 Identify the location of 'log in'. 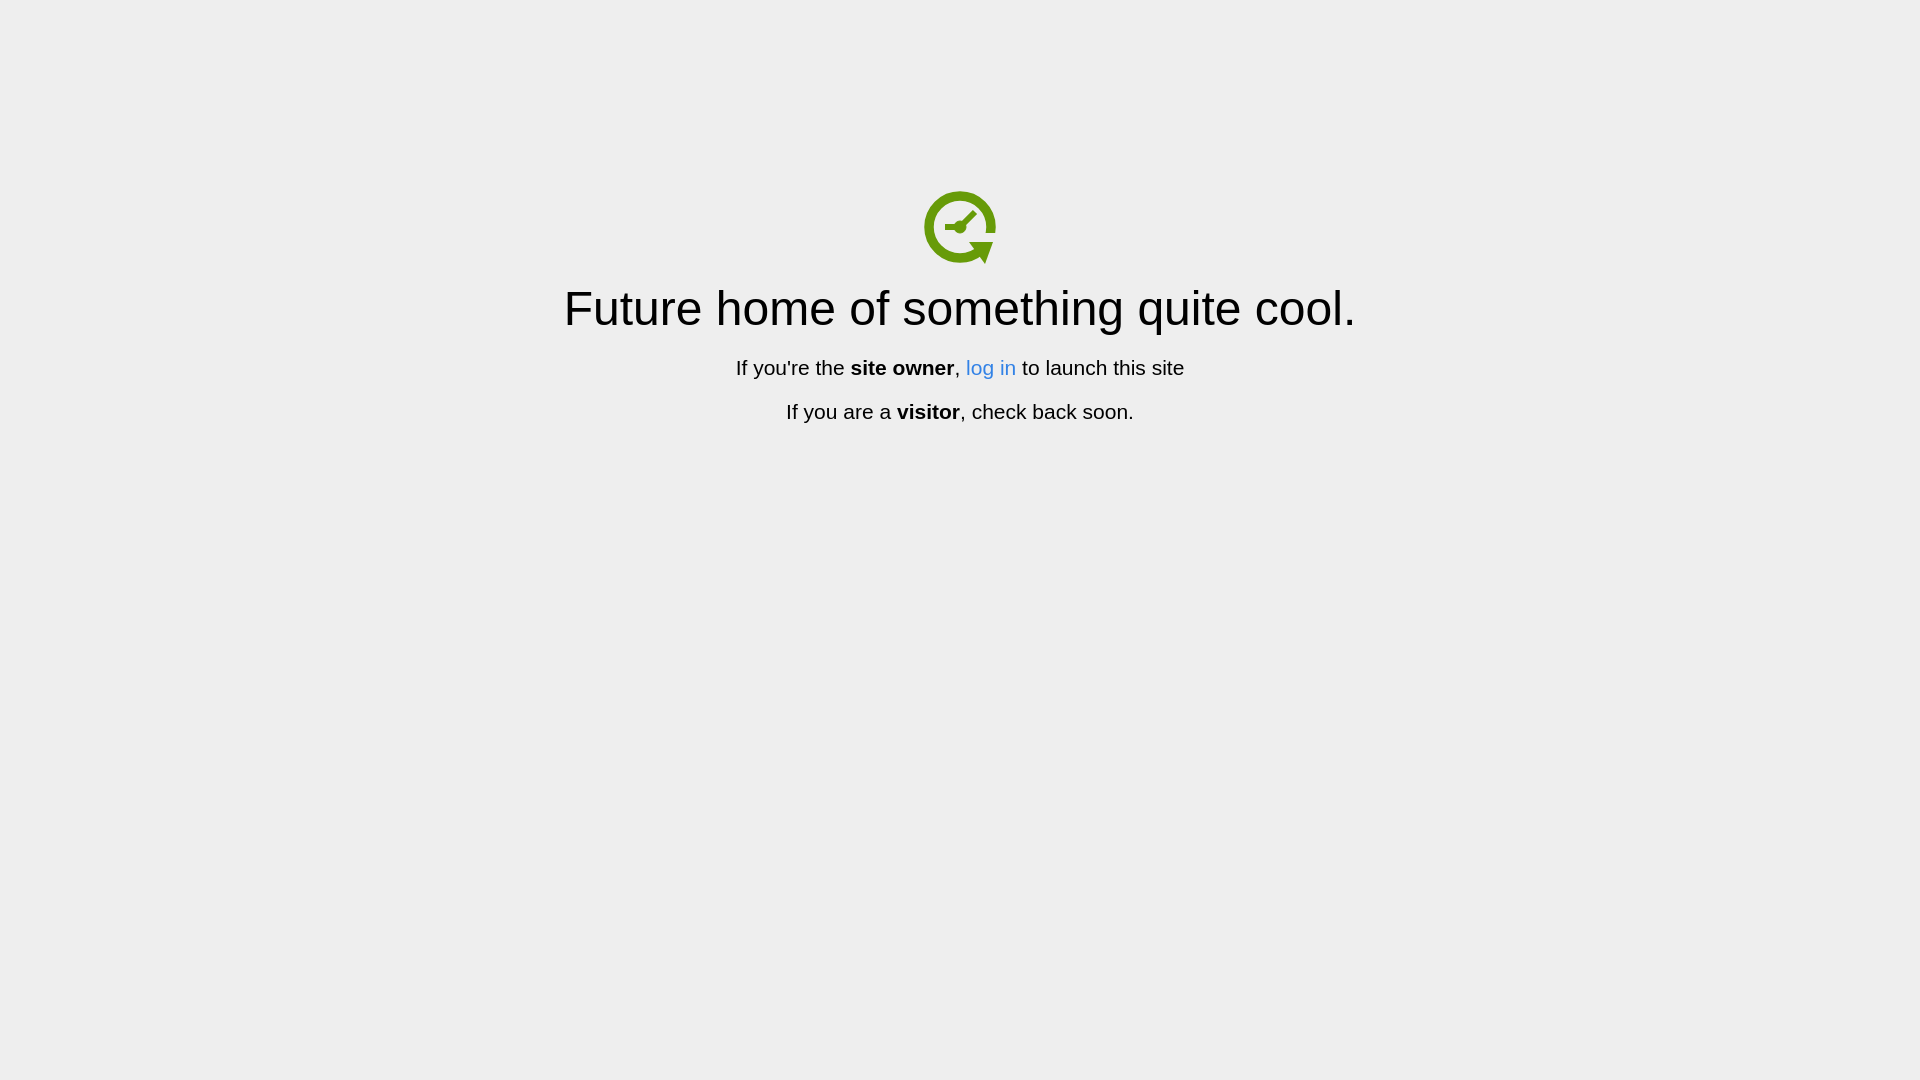
(965, 367).